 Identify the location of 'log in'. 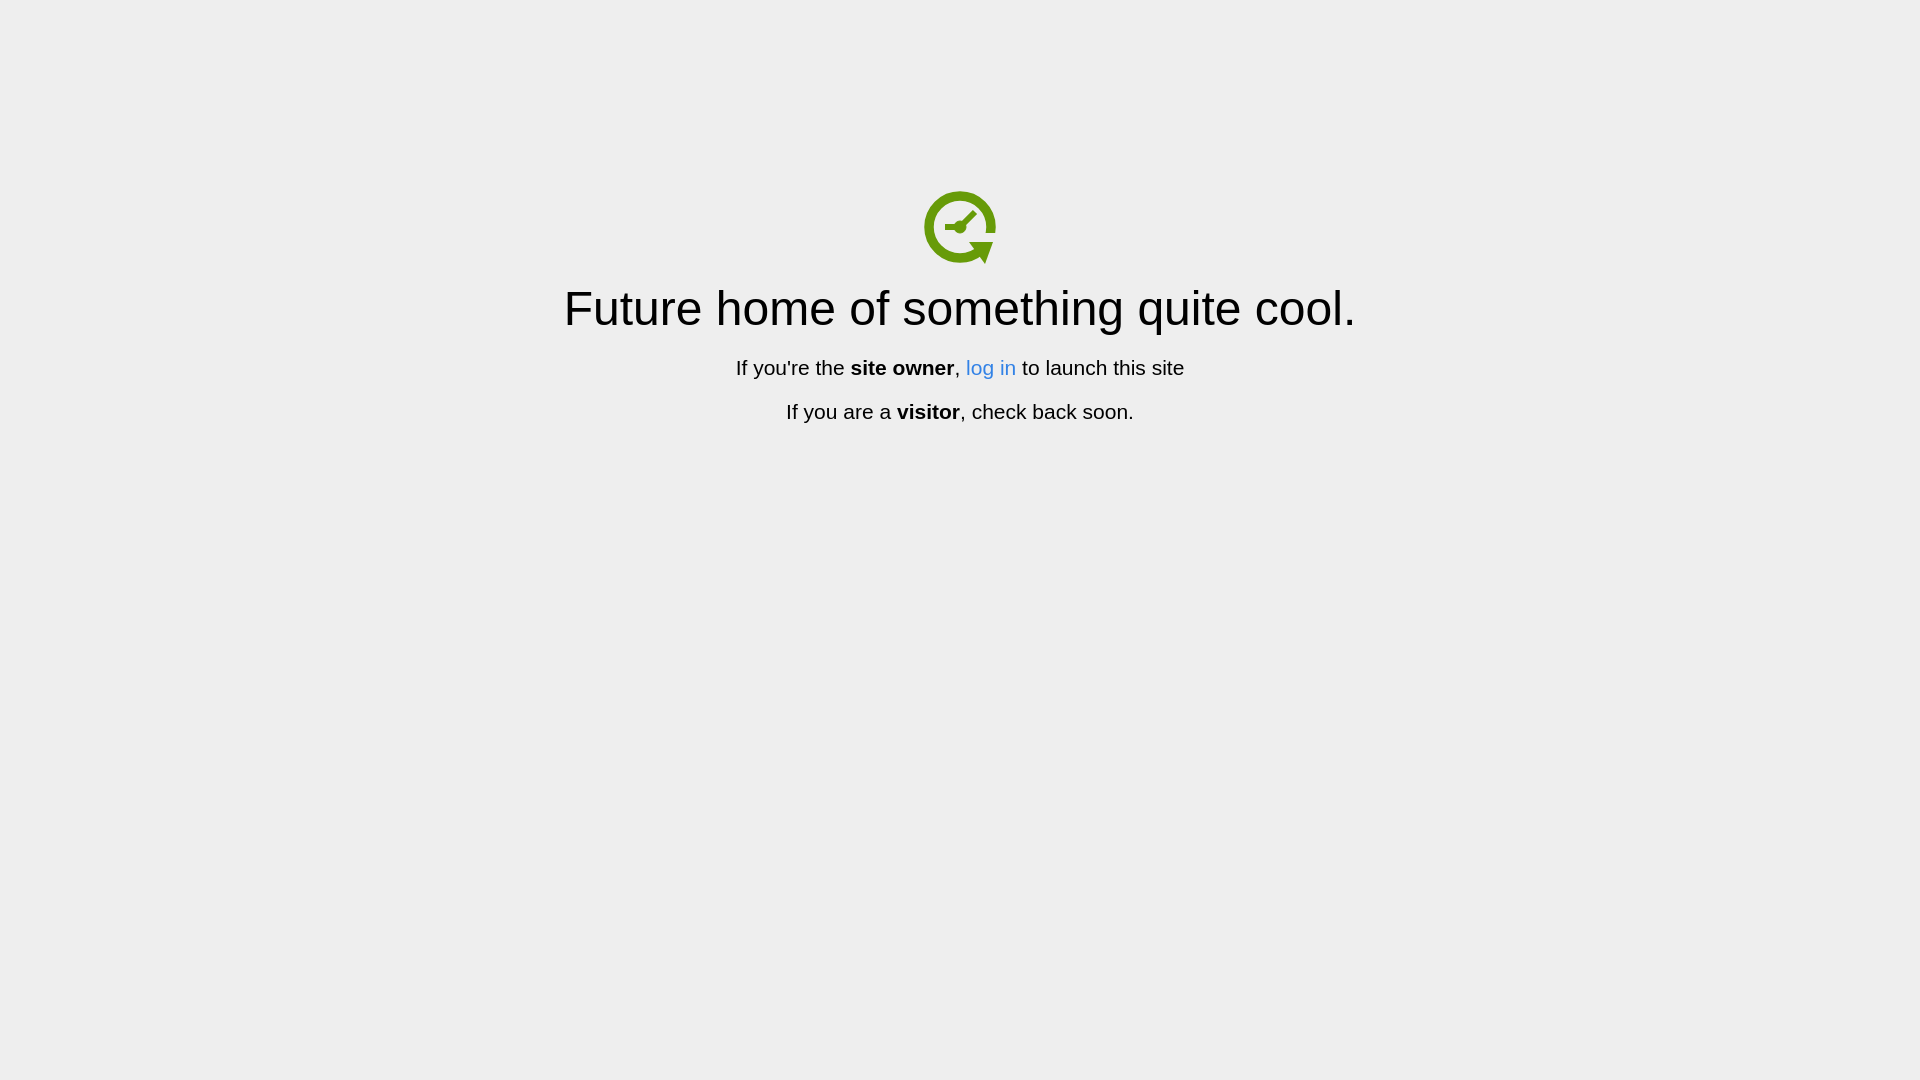
(965, 367).